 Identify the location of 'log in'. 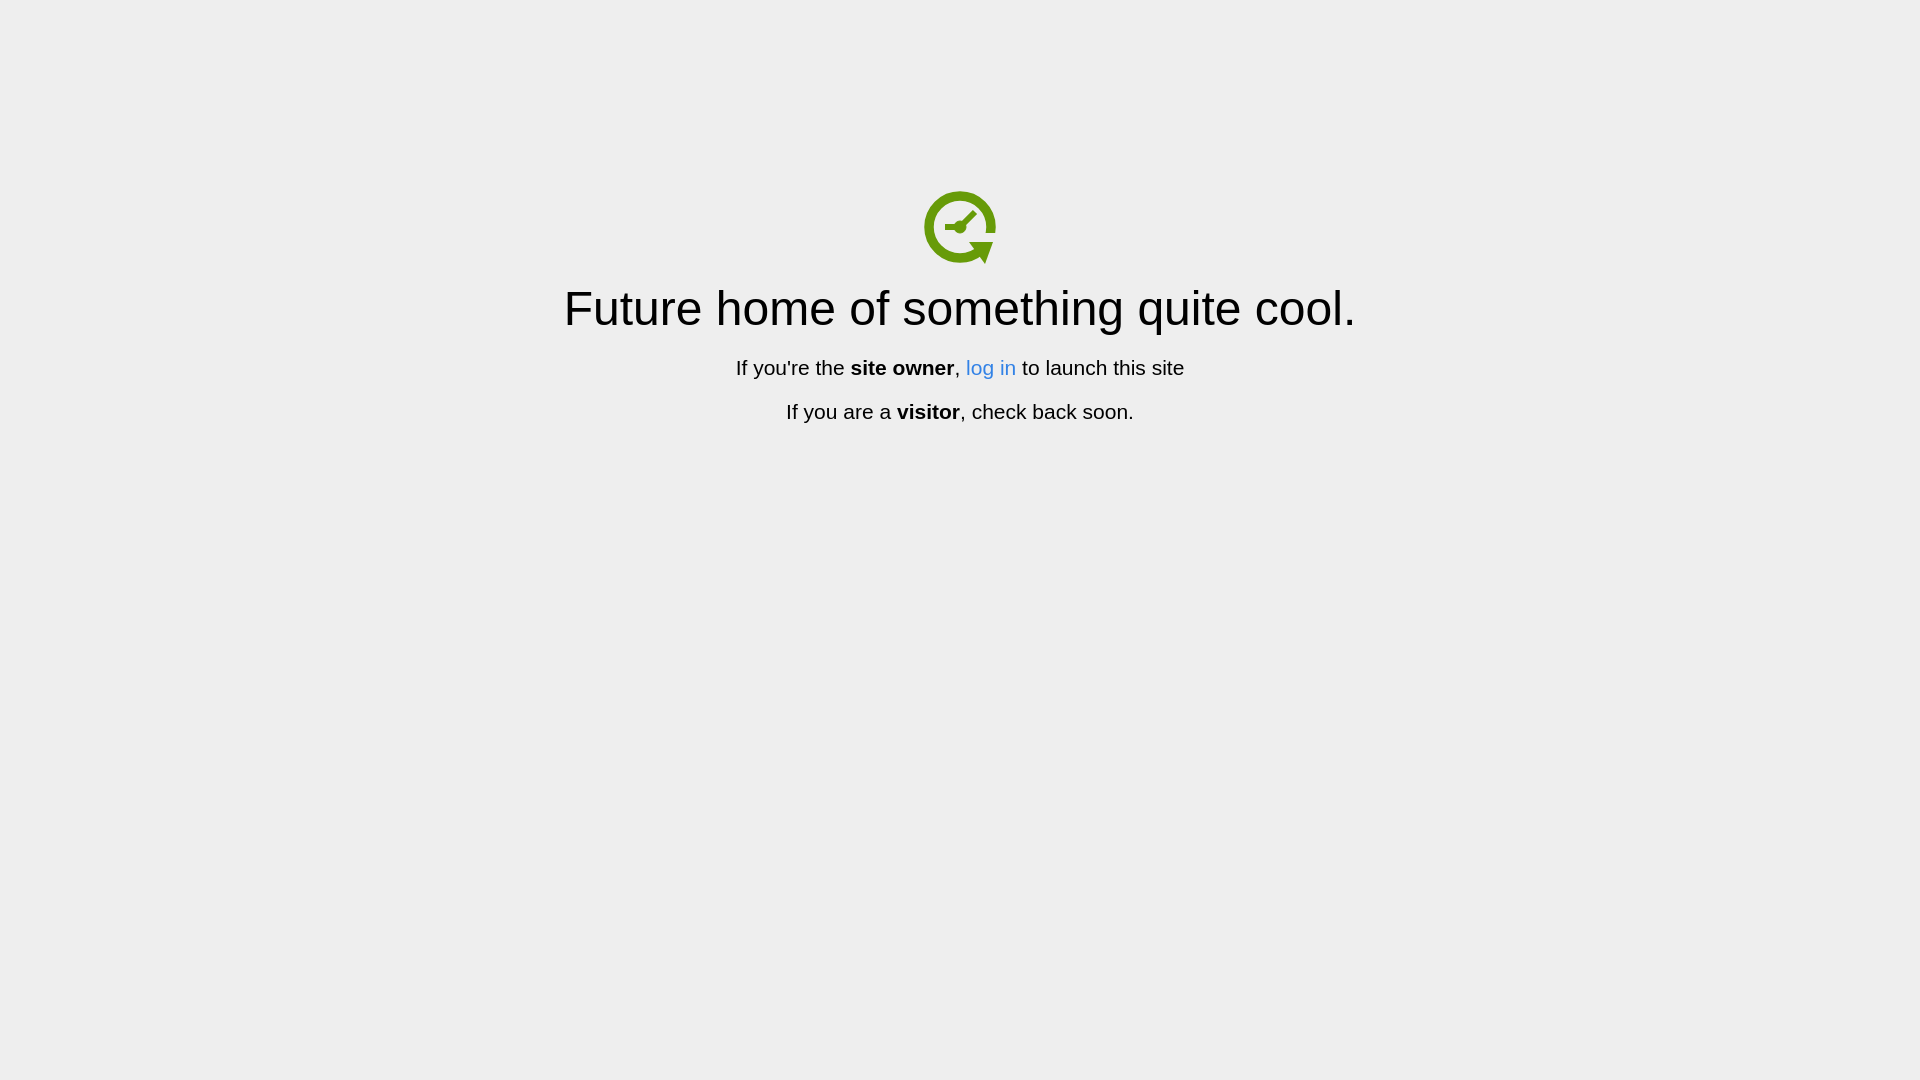
(965, 367).